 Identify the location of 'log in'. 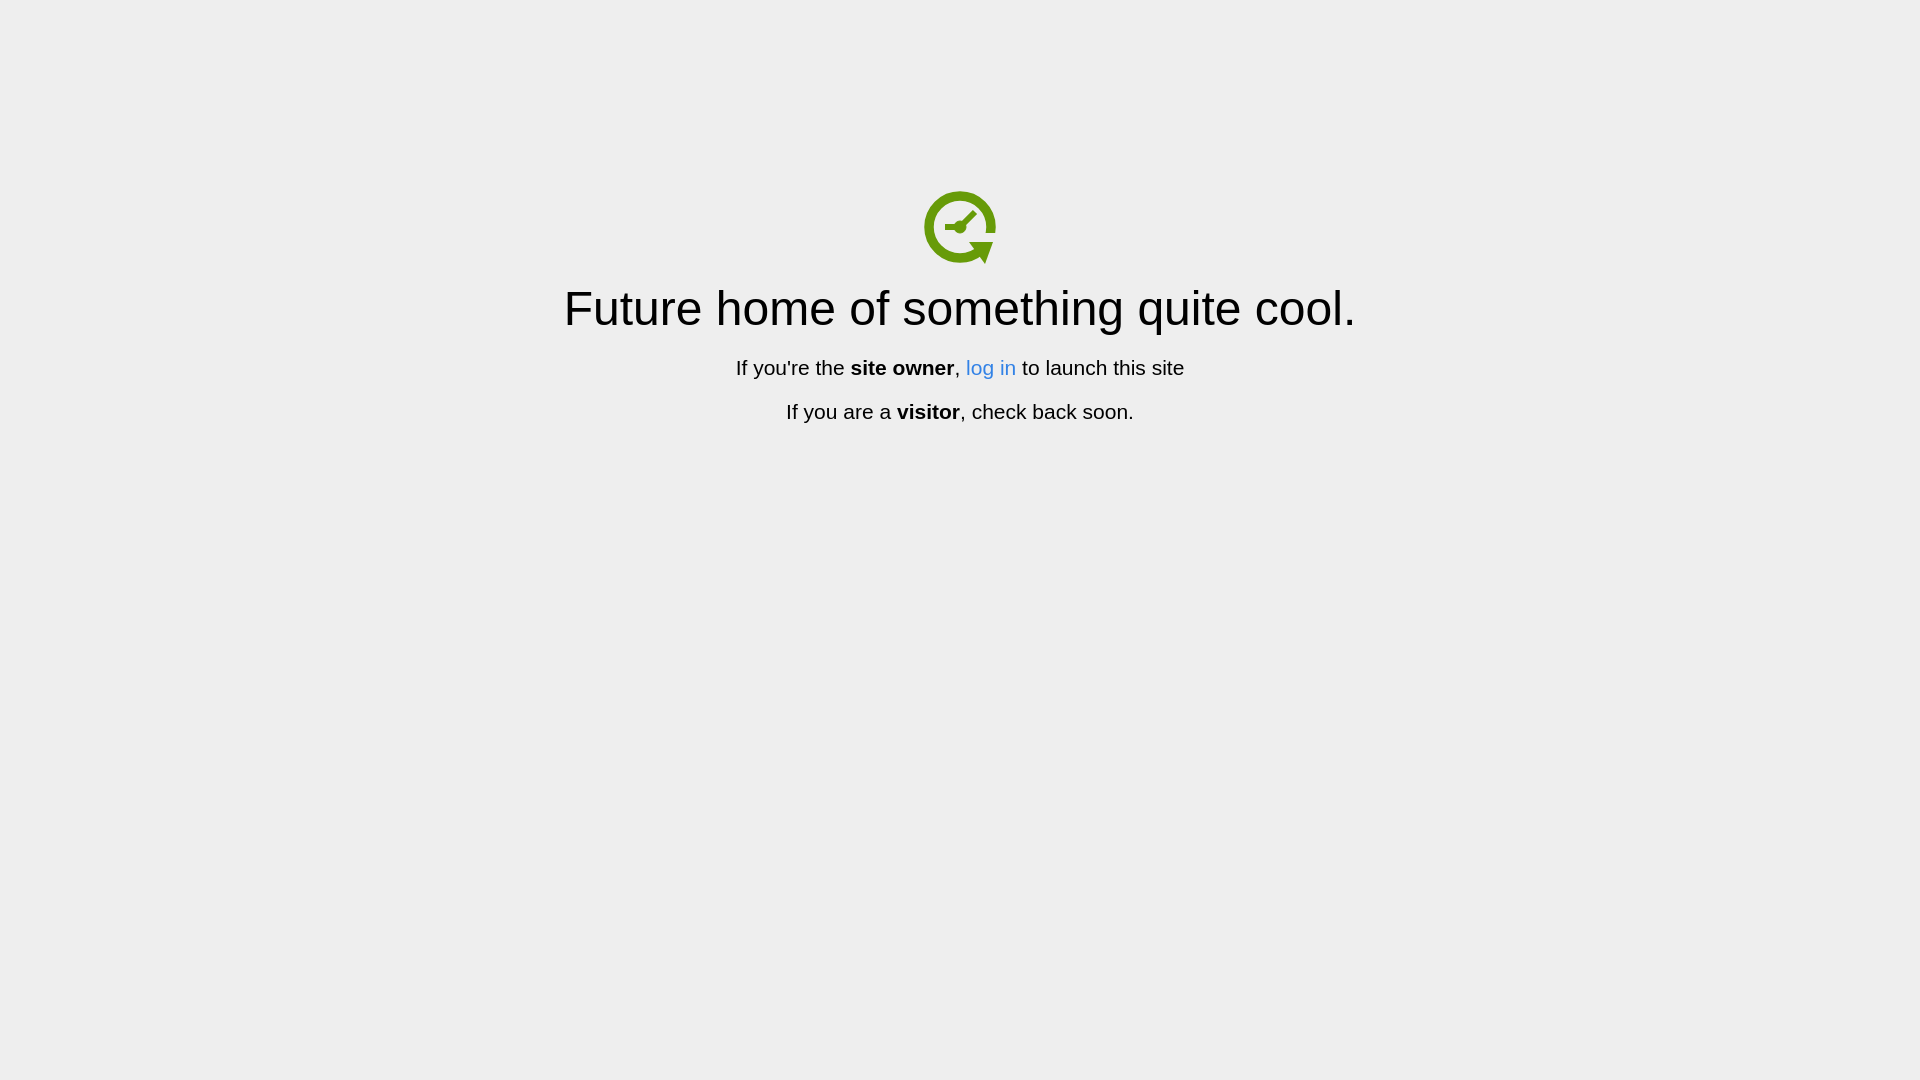
(965, 367).